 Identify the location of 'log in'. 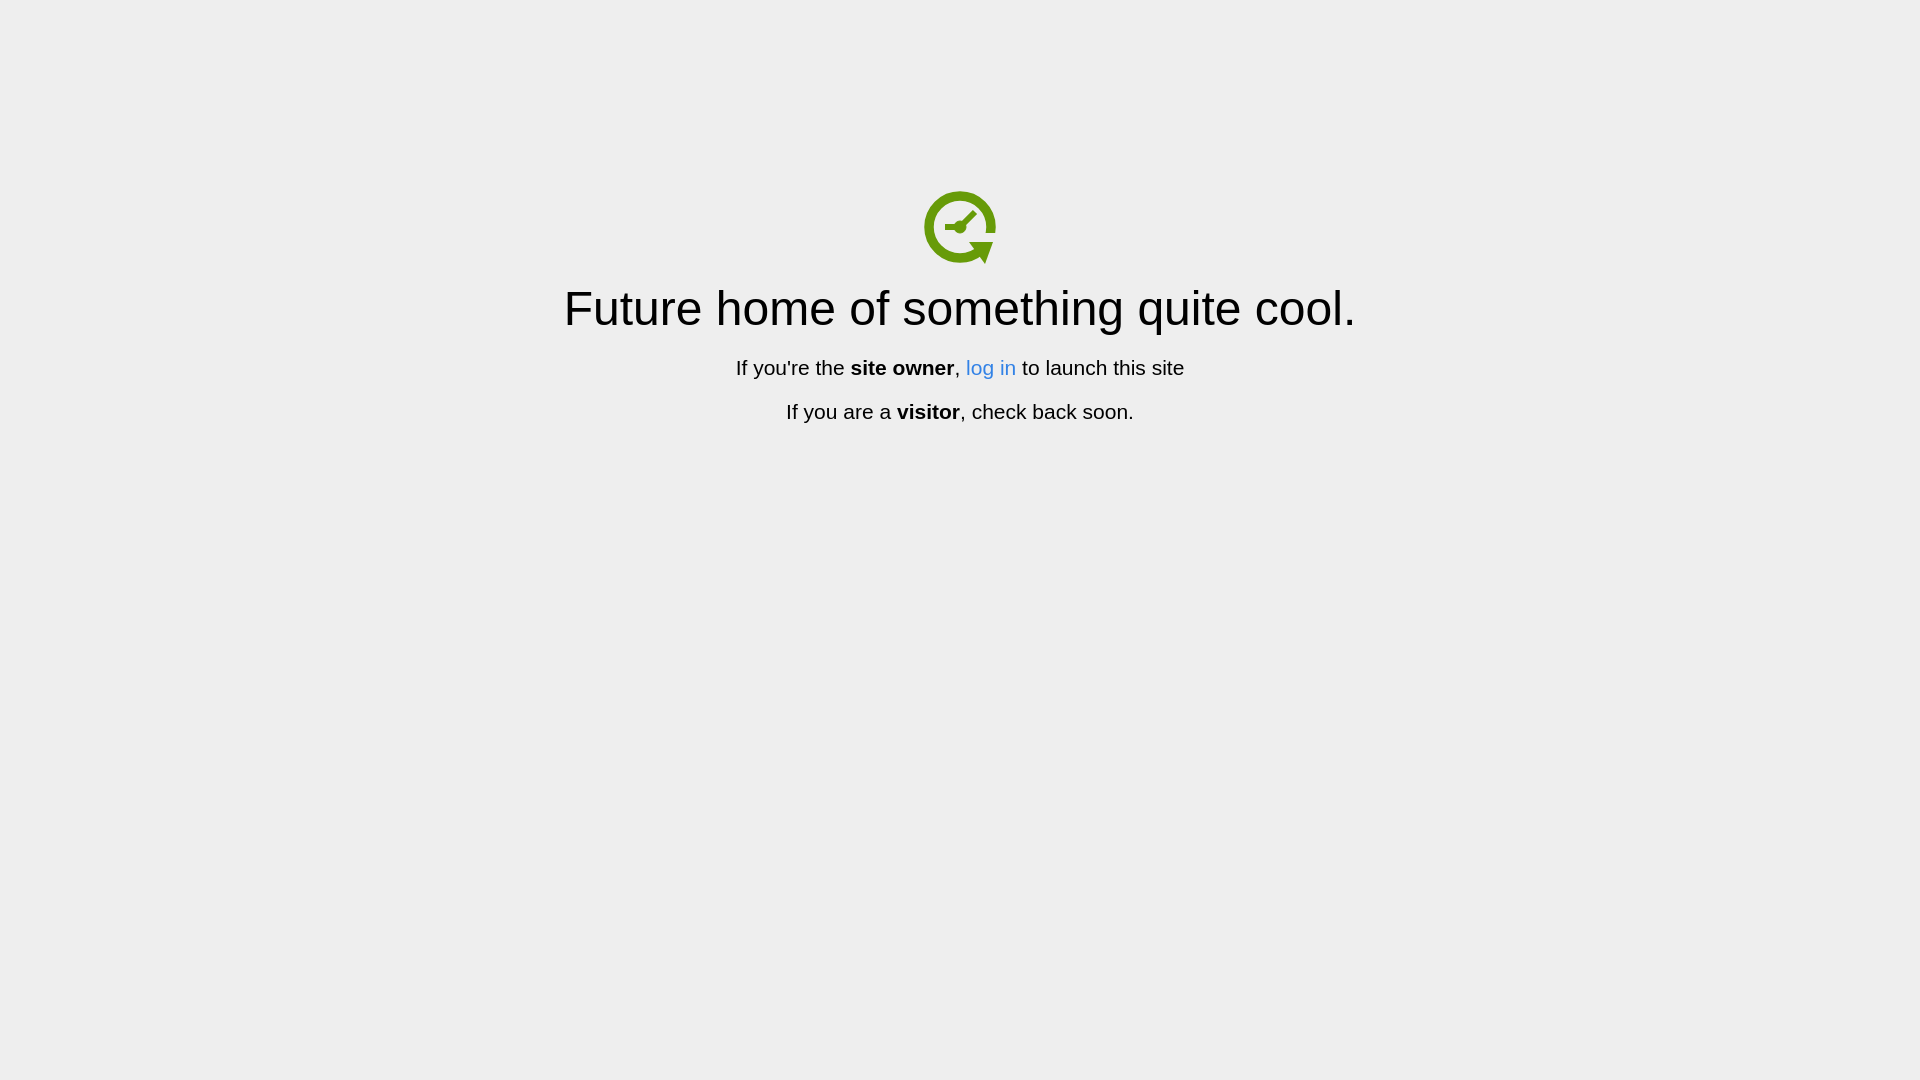
(965, 367).